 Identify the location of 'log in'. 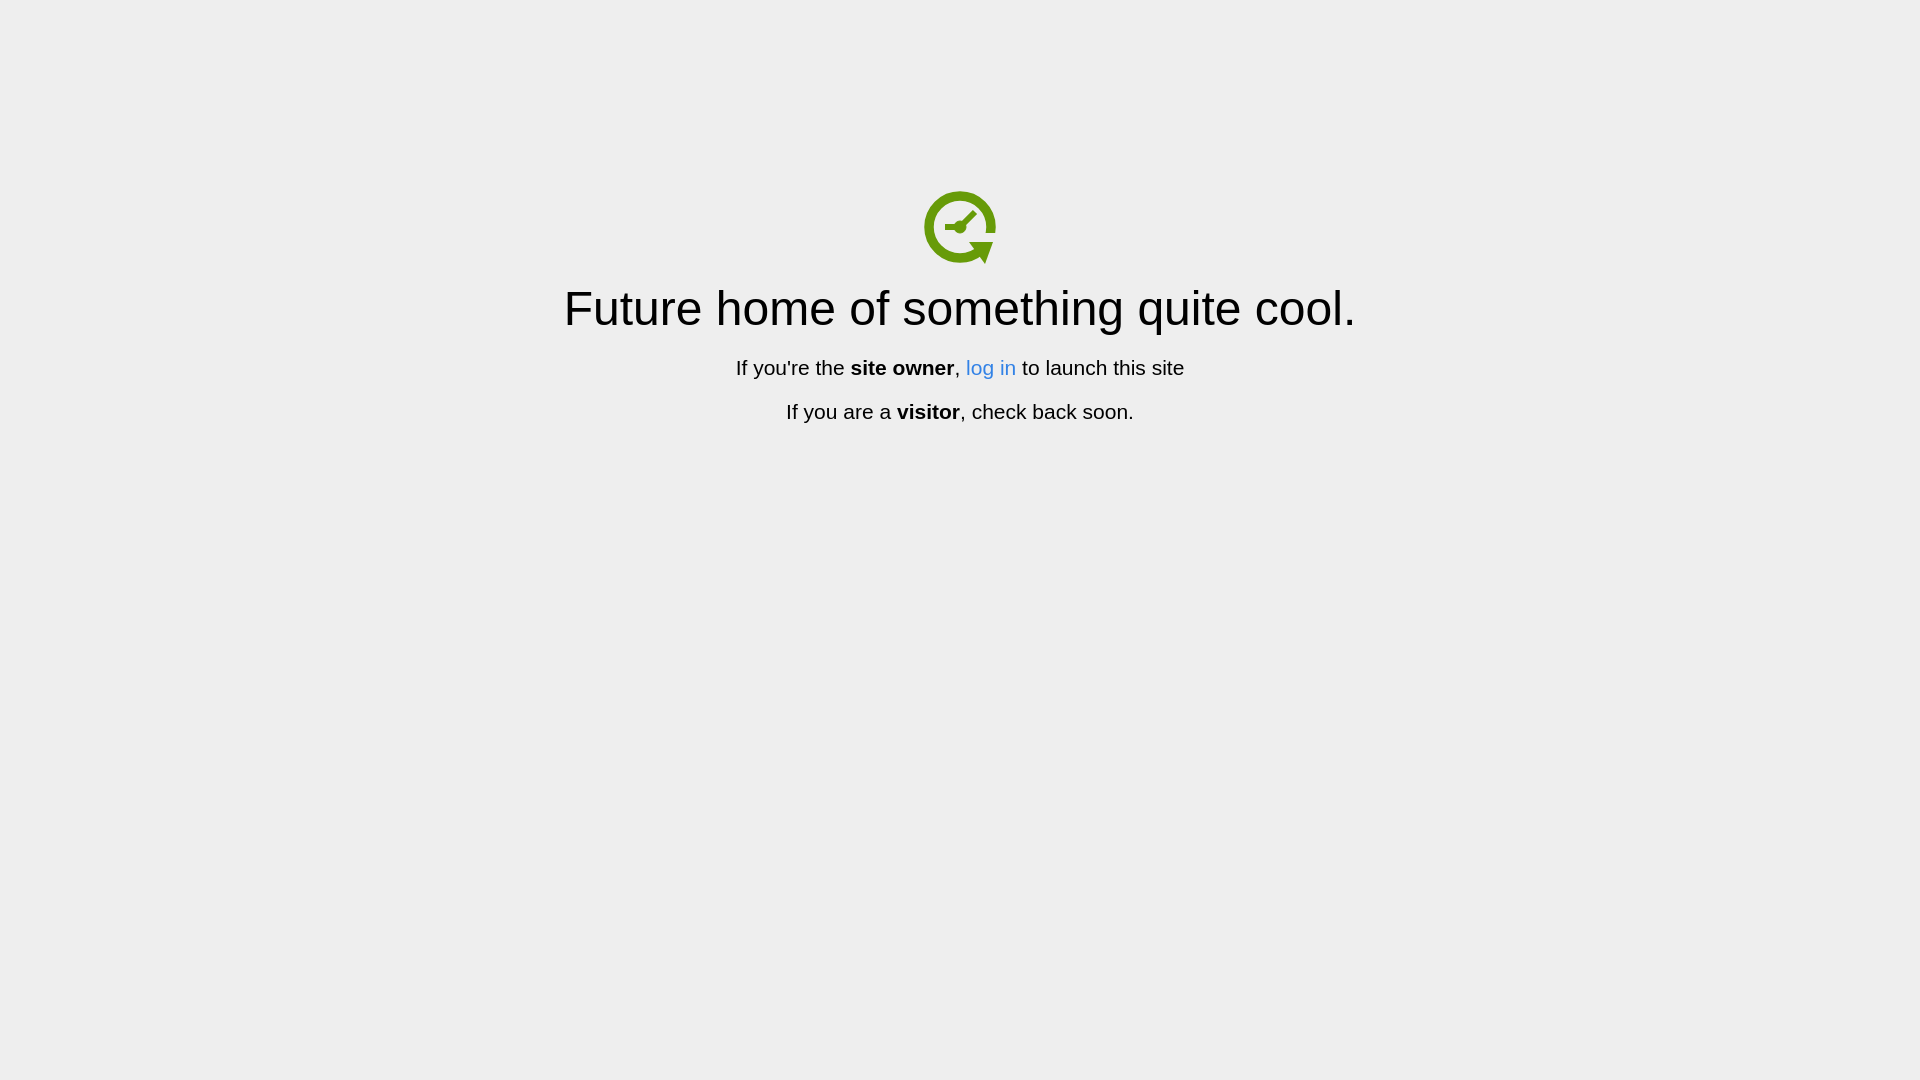
(965, 367).